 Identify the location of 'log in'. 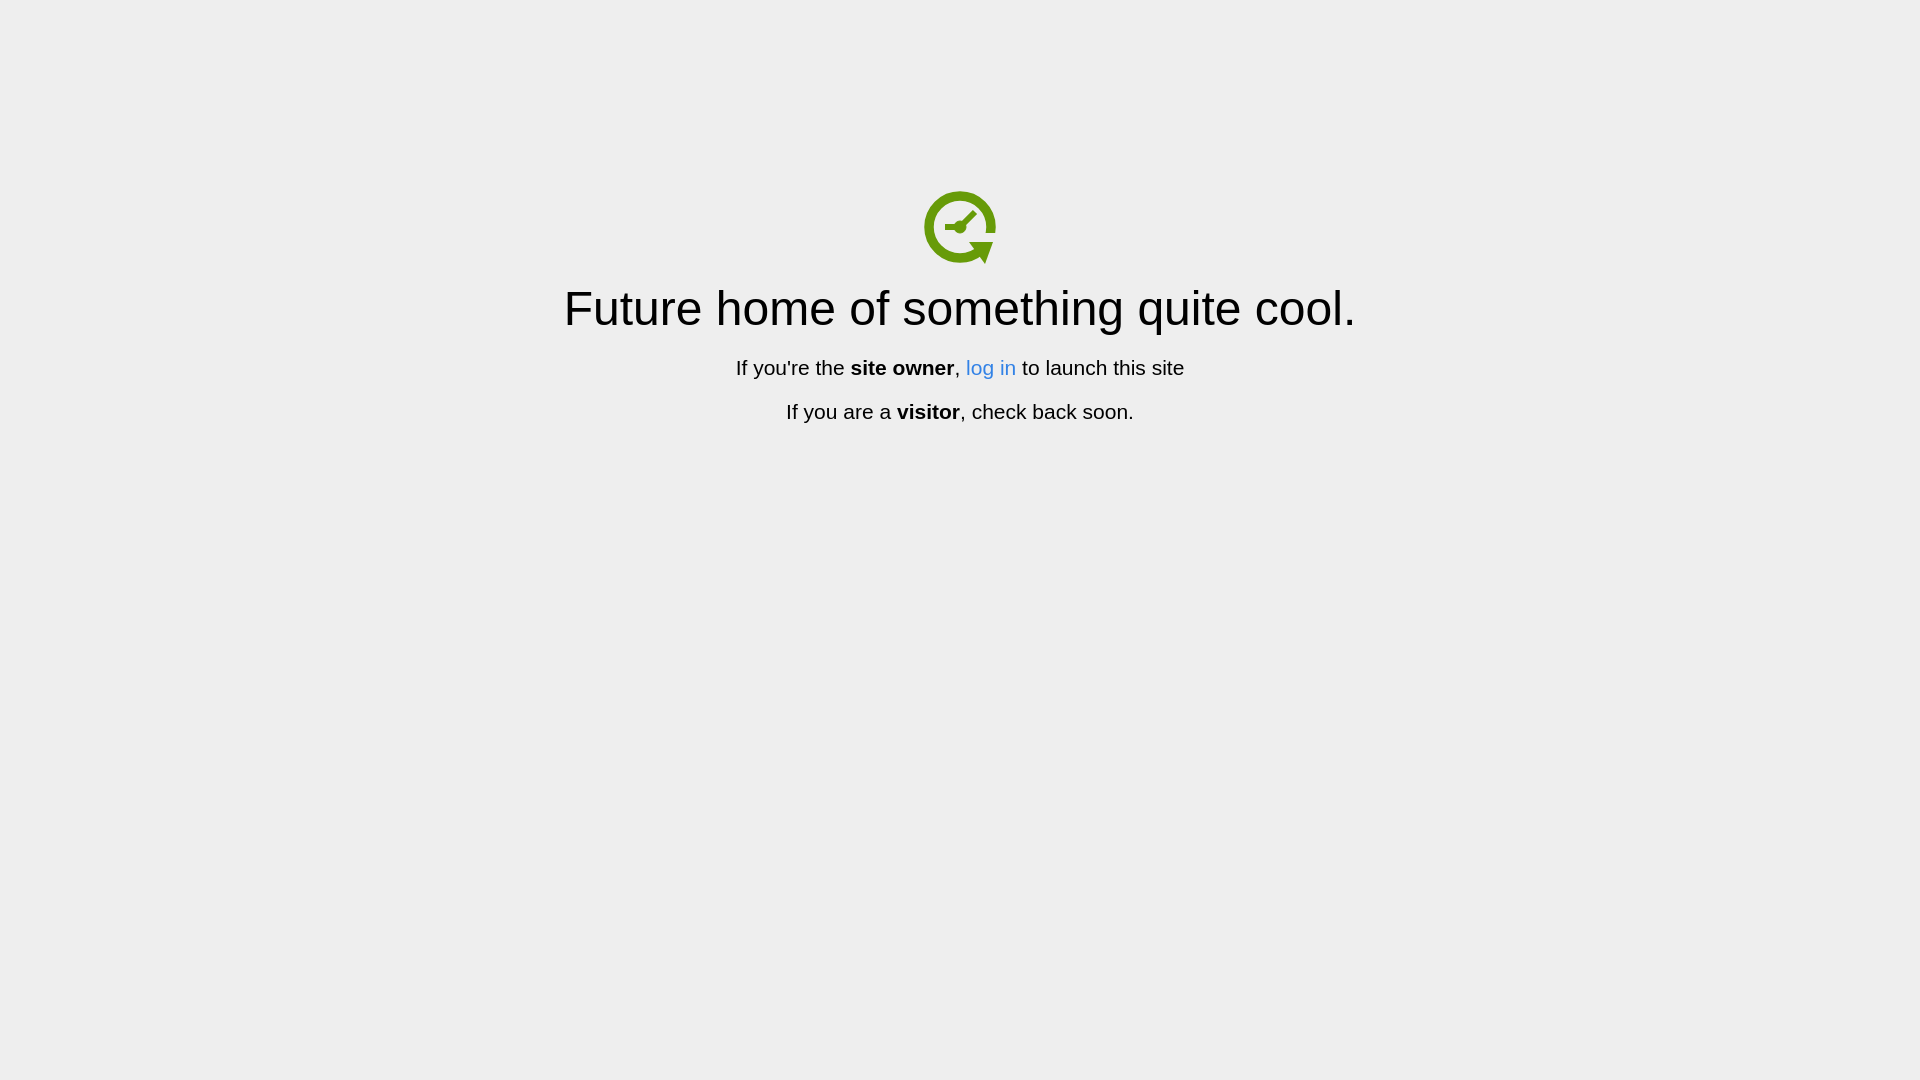
(965, 367).